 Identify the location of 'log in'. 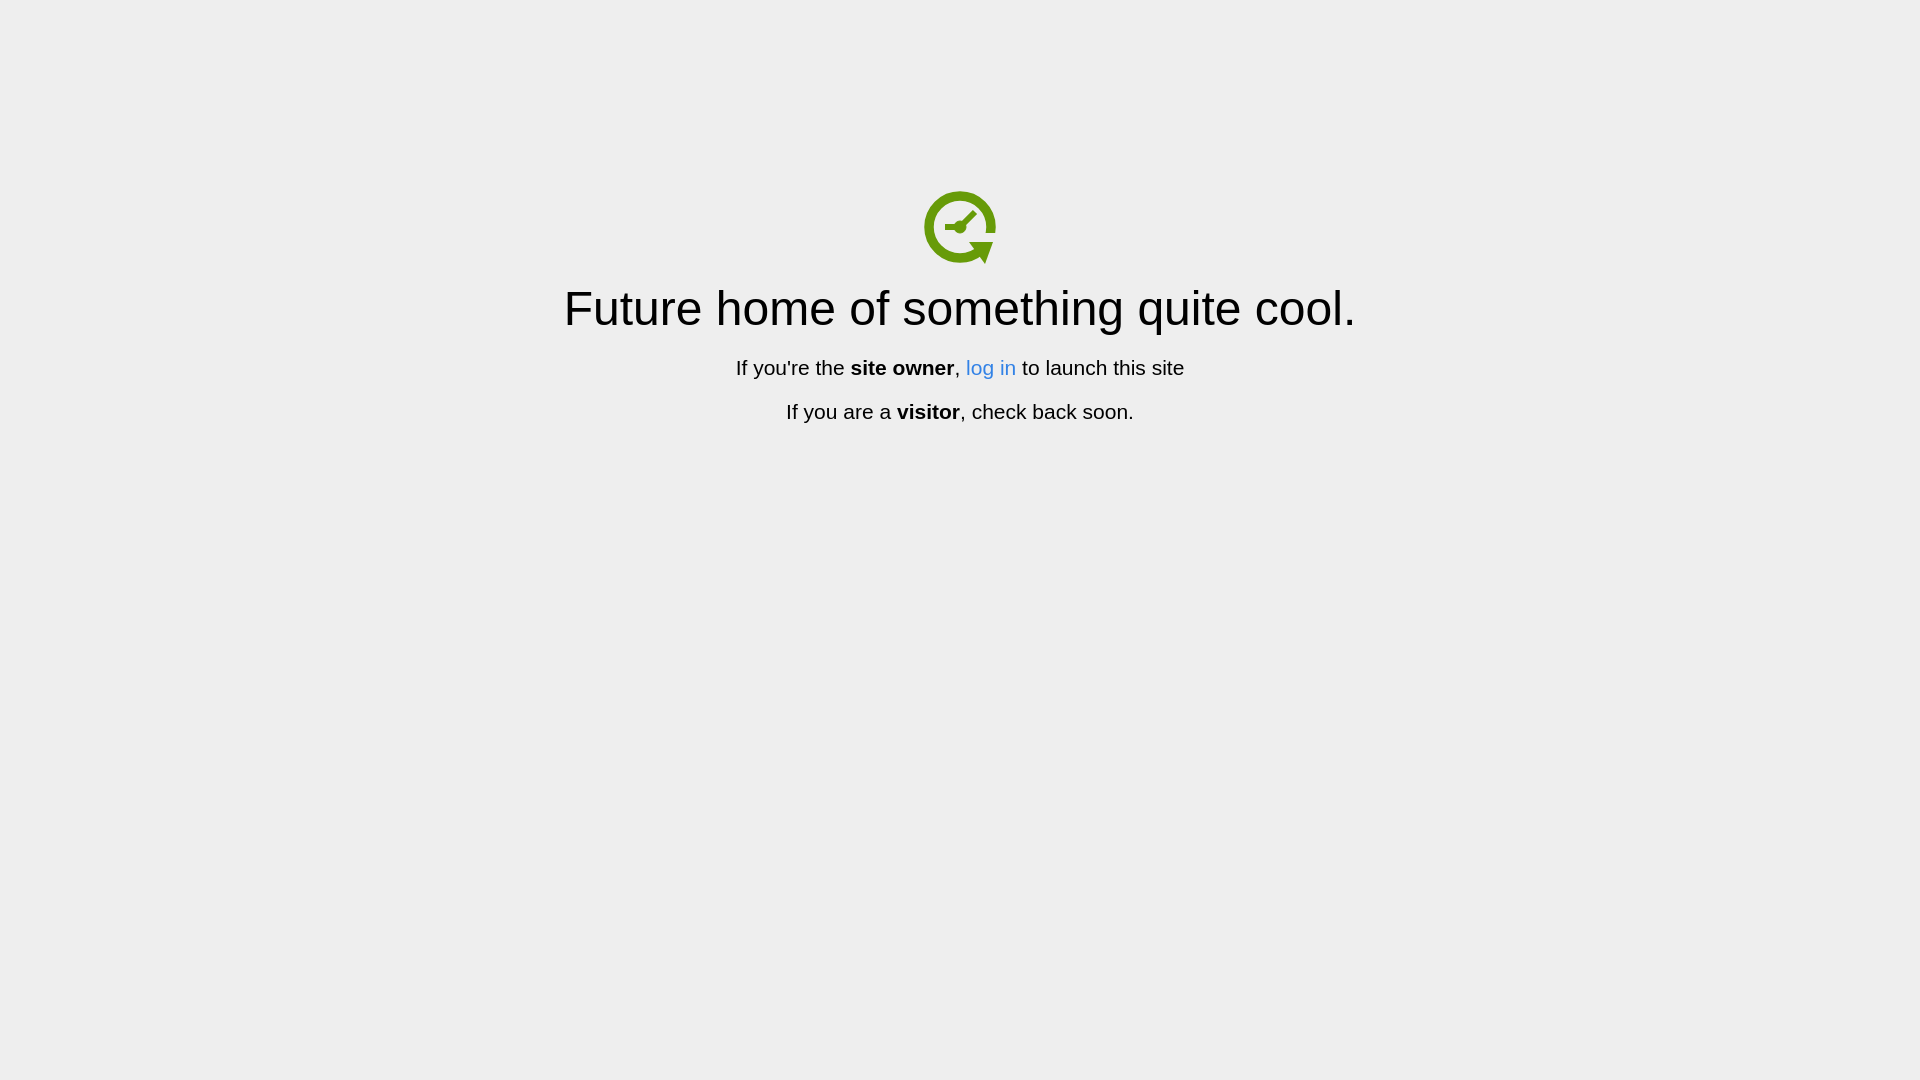
(965, 367).